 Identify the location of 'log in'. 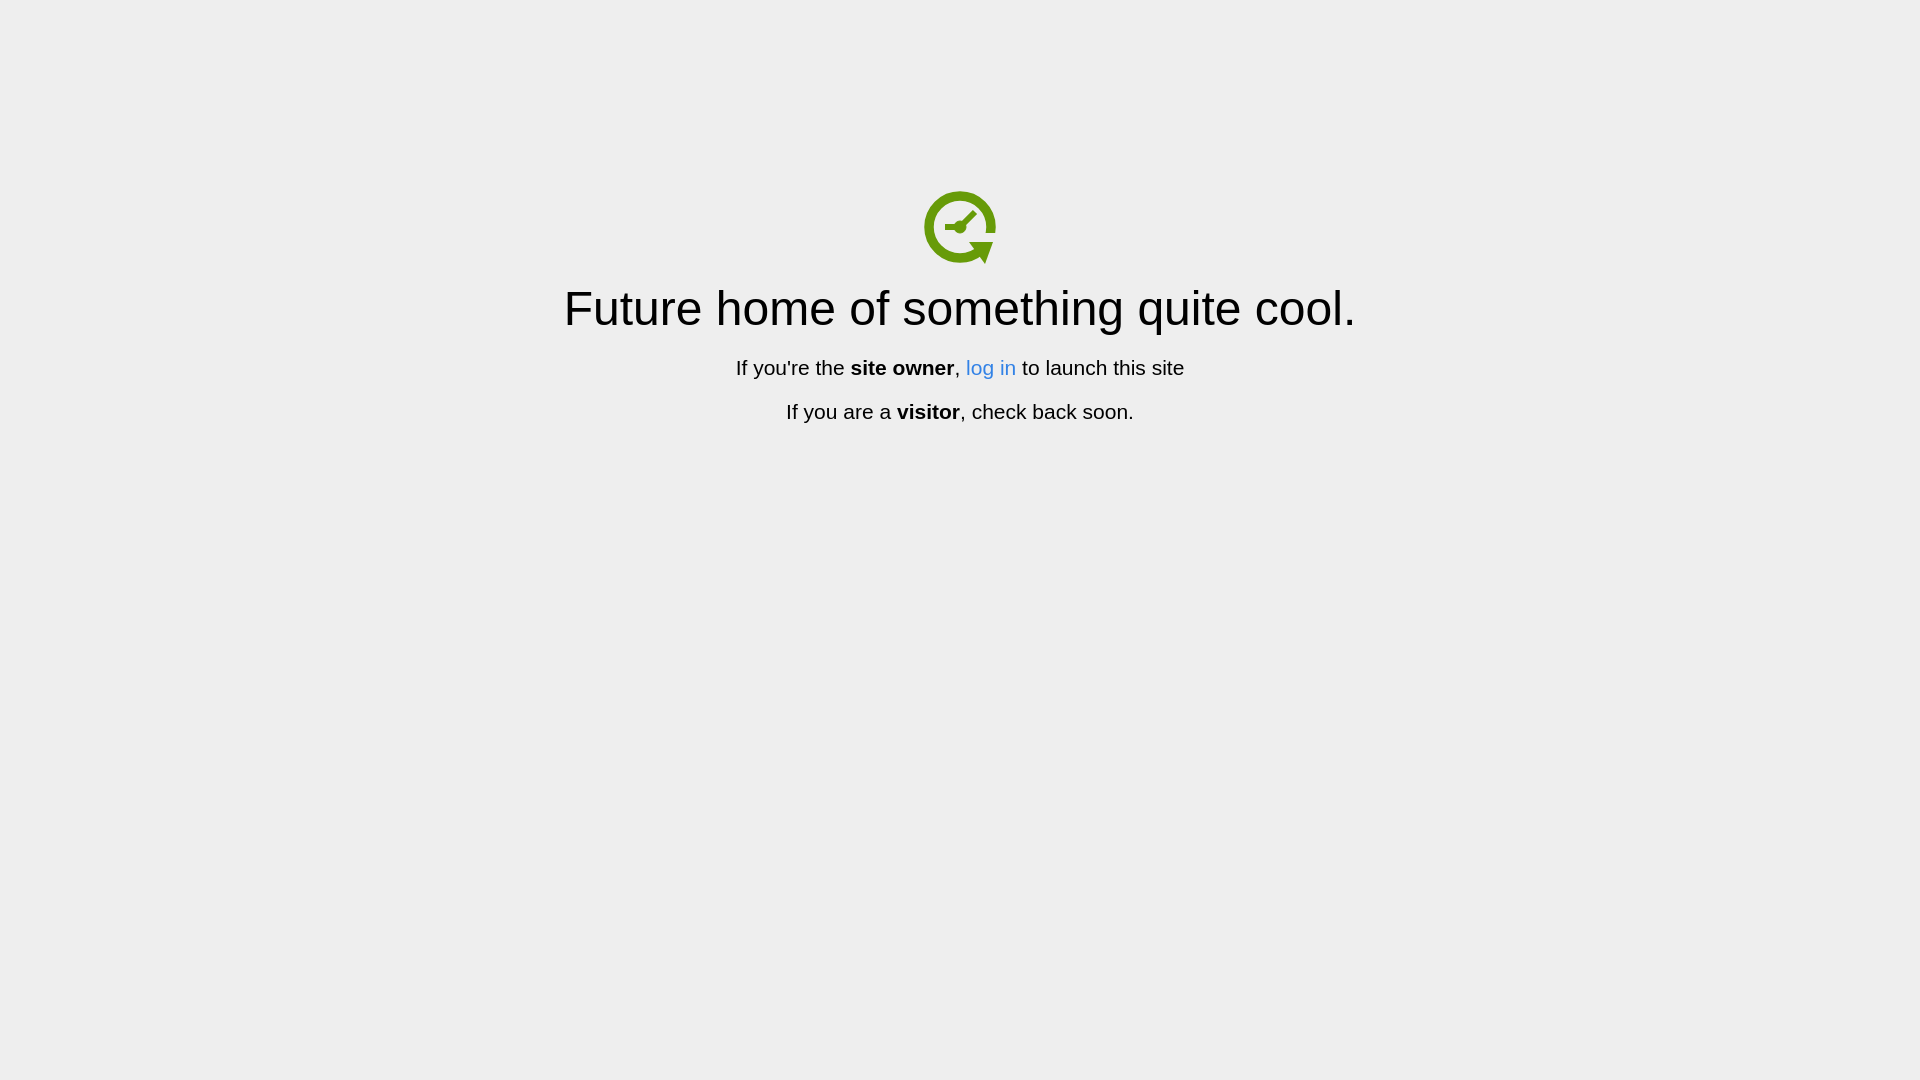
(965, 367).